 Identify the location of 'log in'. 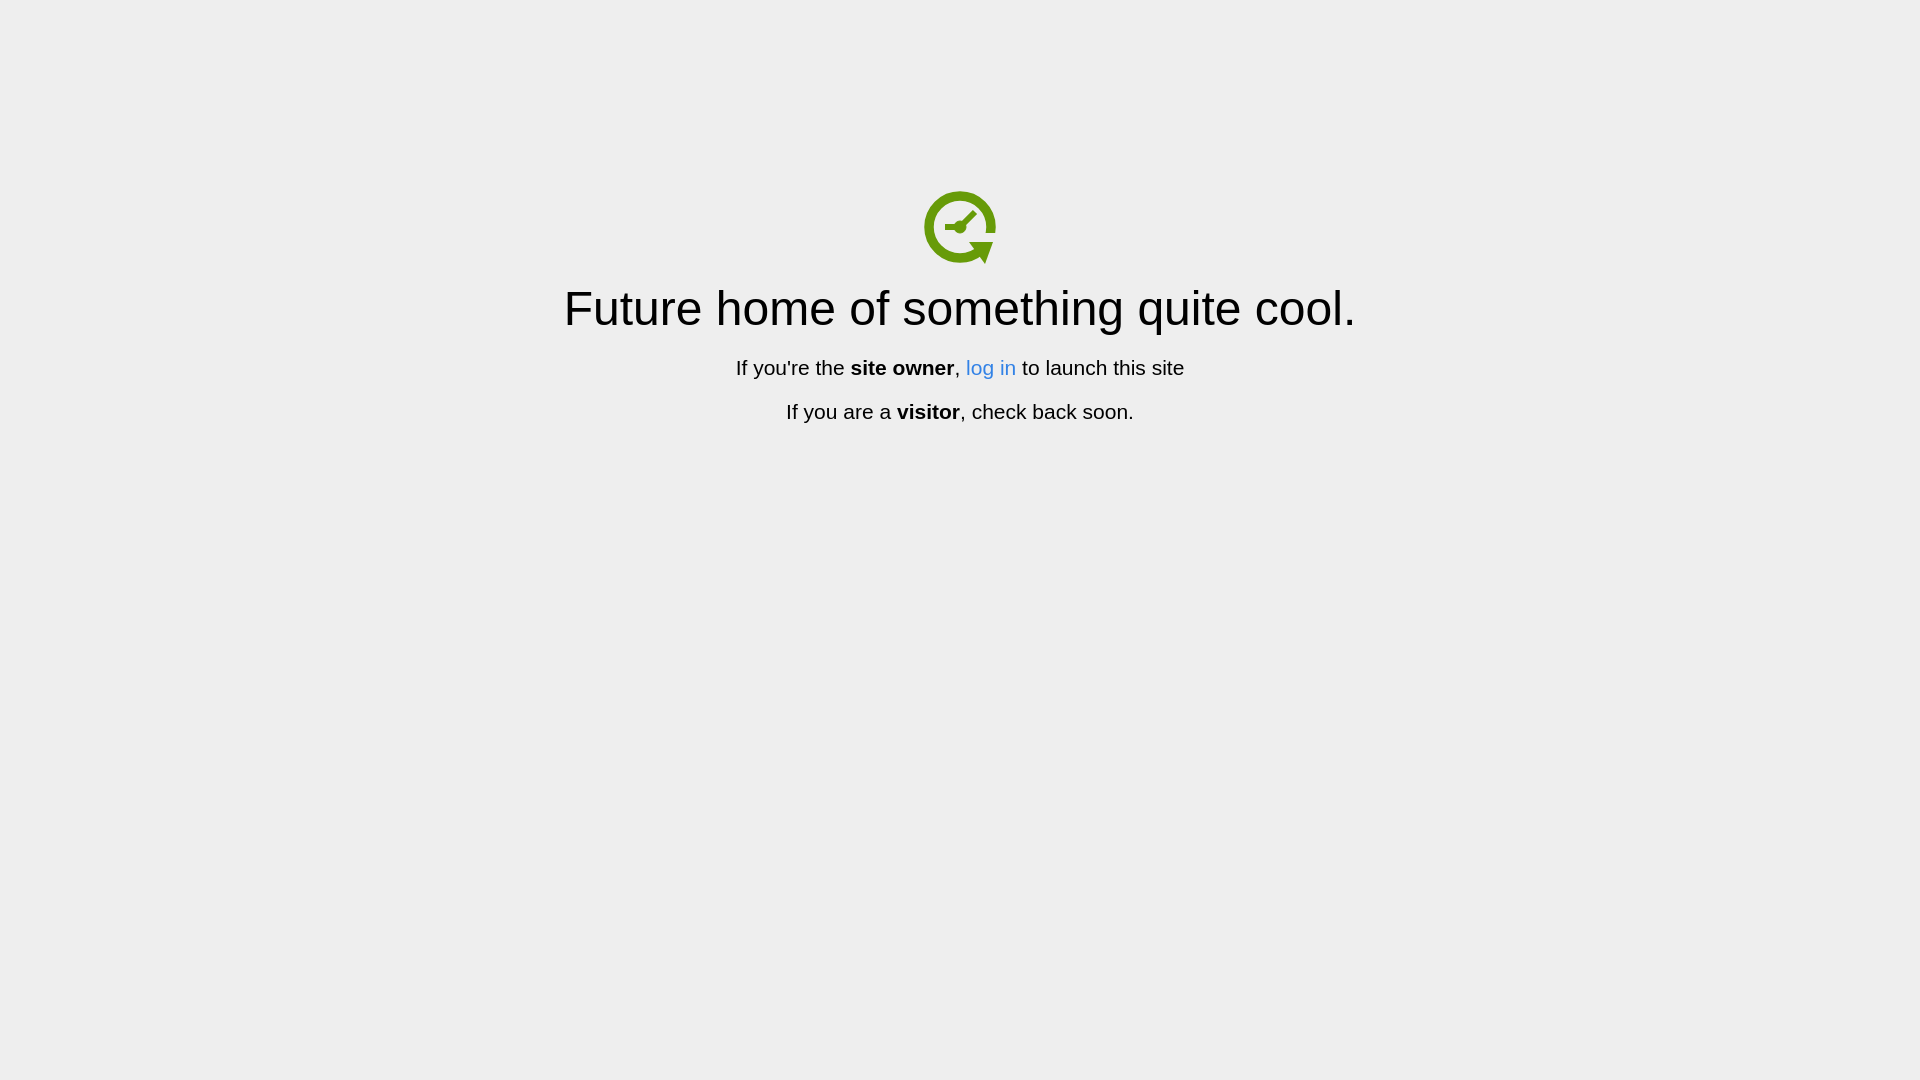
(965, 367).